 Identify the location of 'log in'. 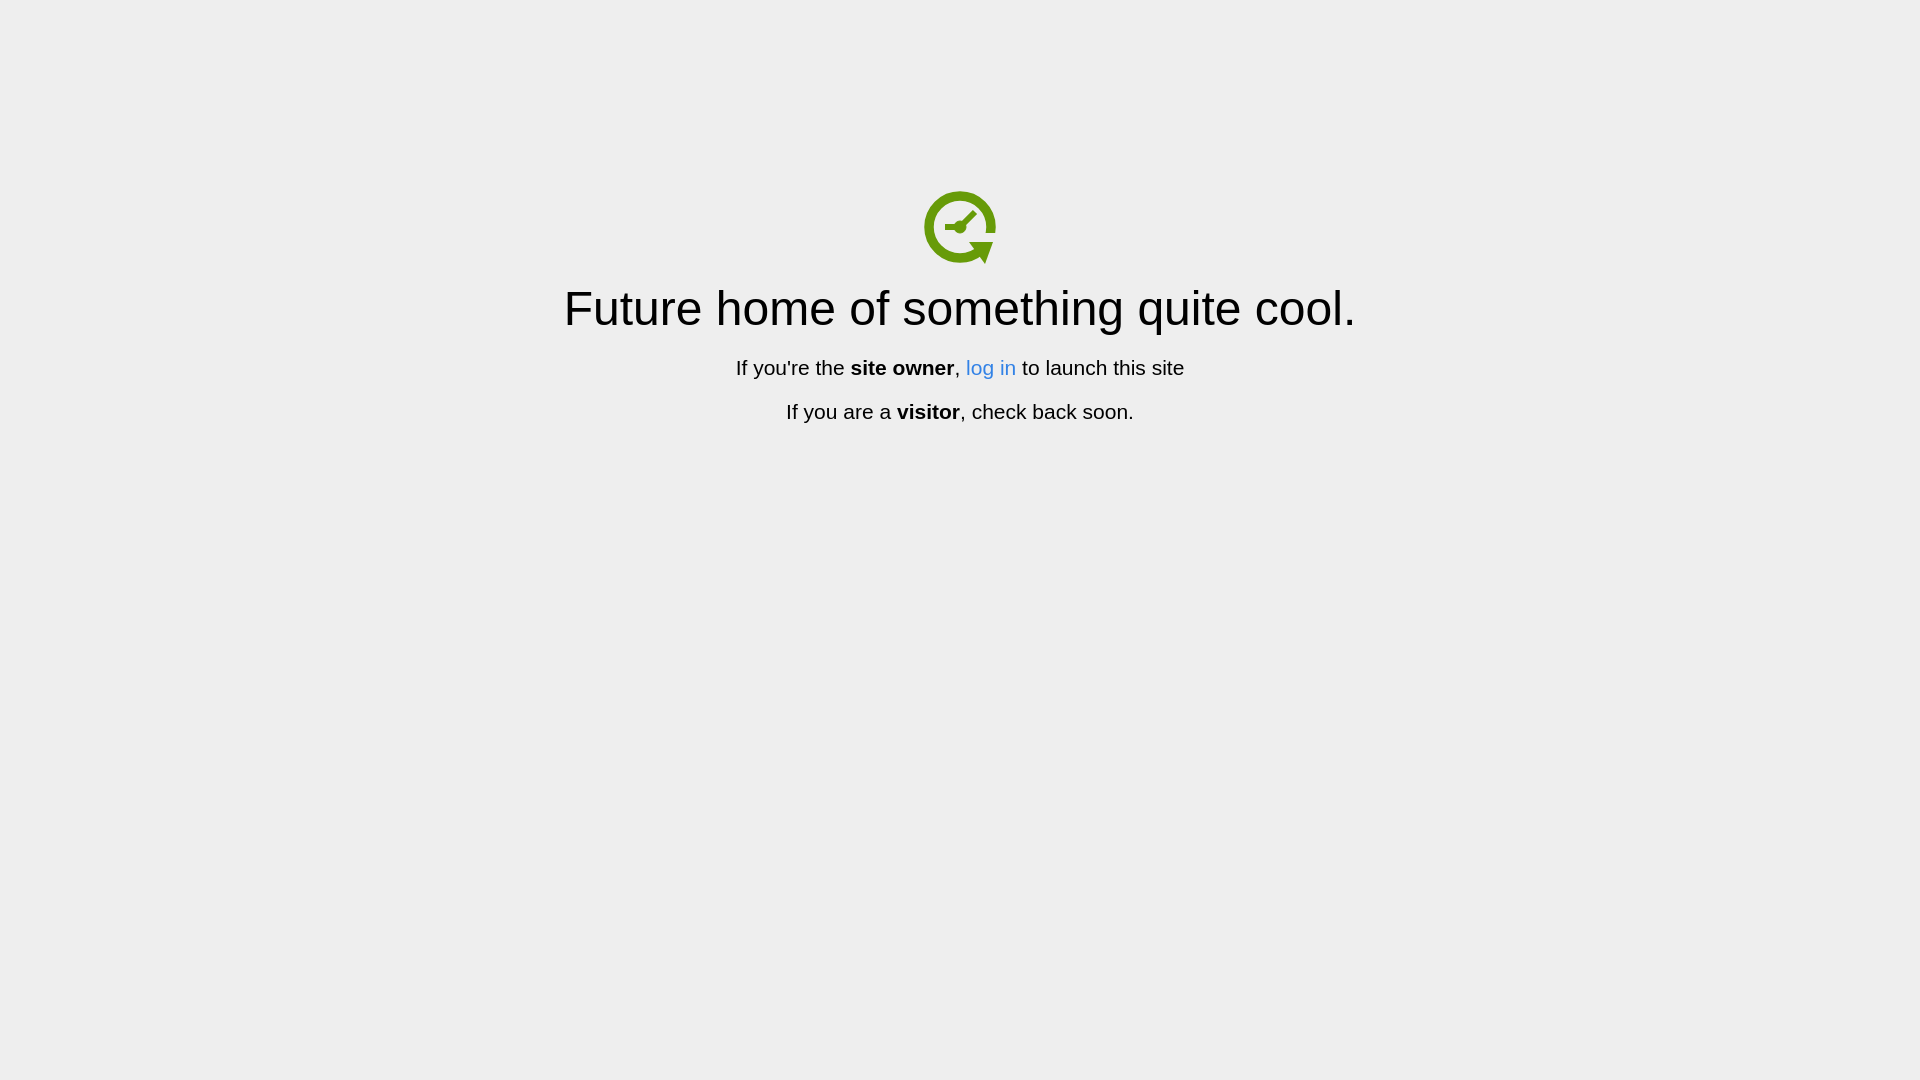
(965, 367).